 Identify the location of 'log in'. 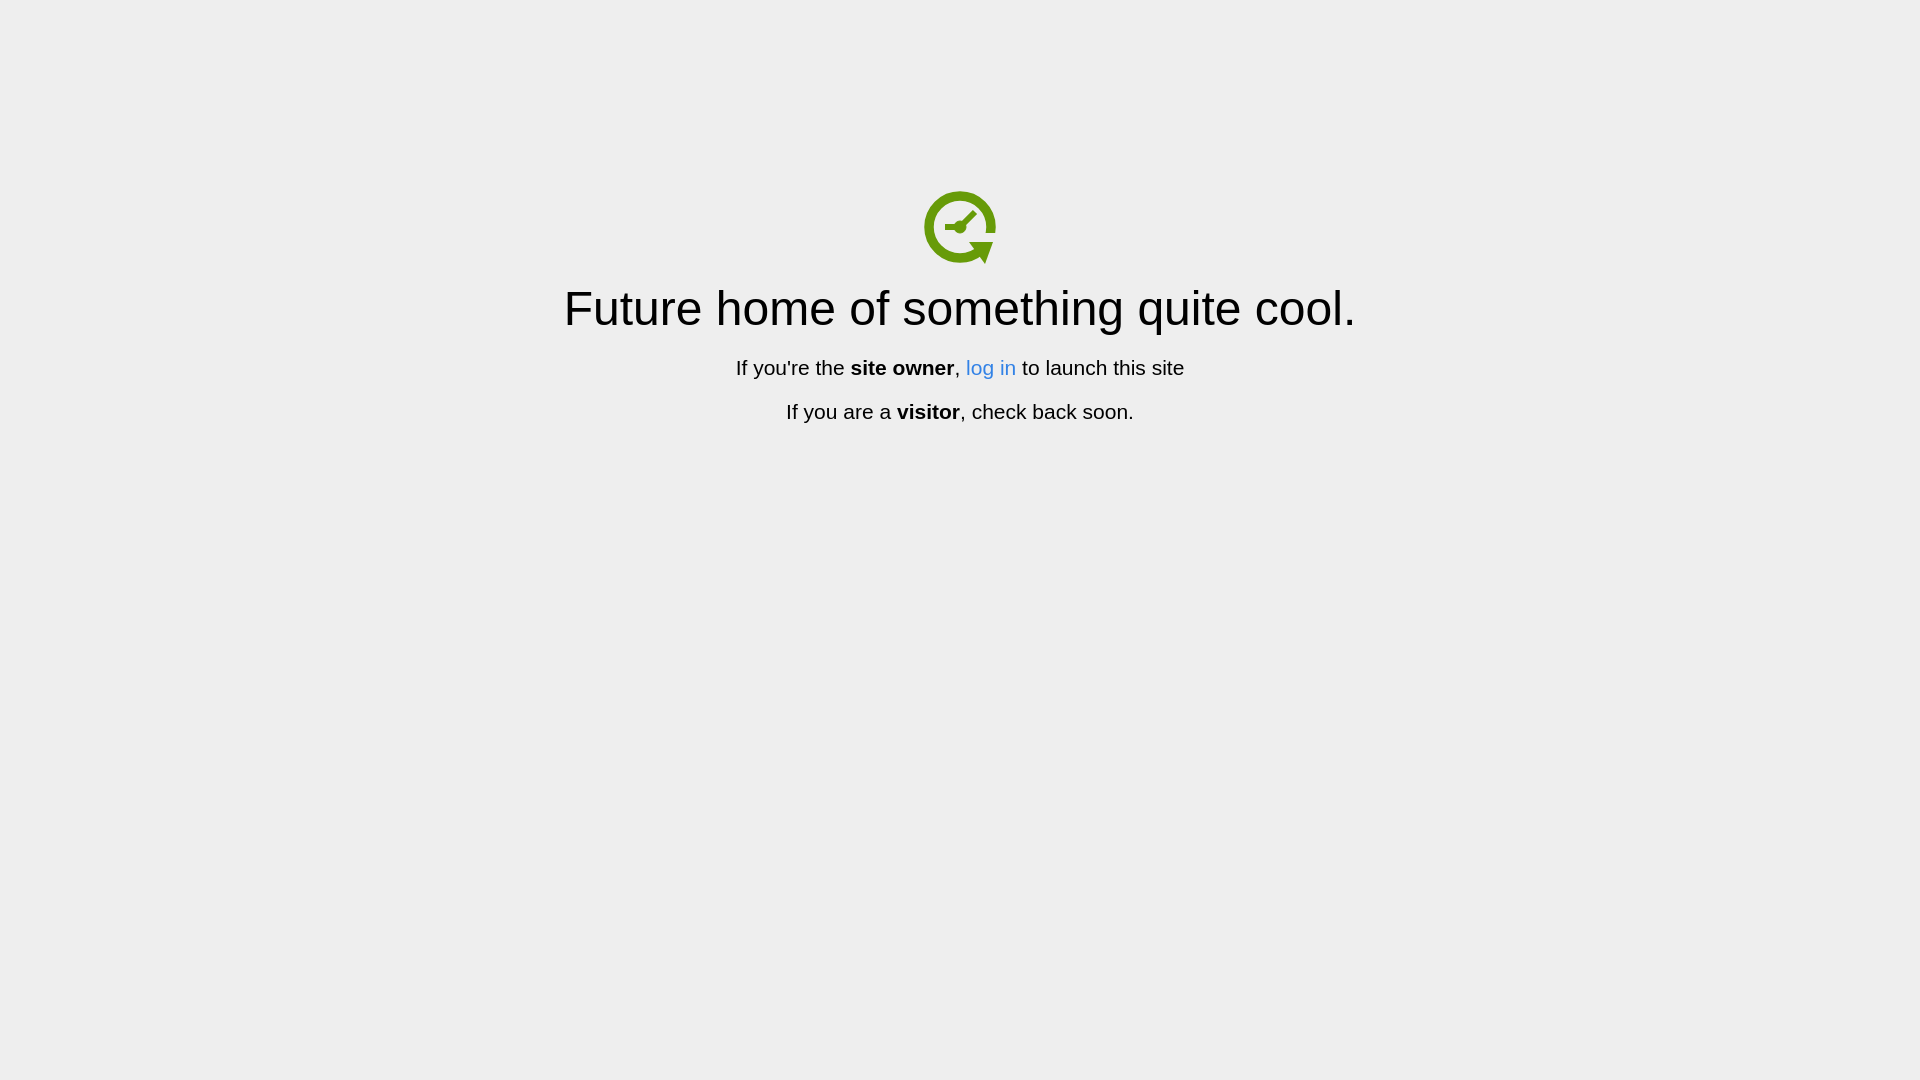
(965, 367).